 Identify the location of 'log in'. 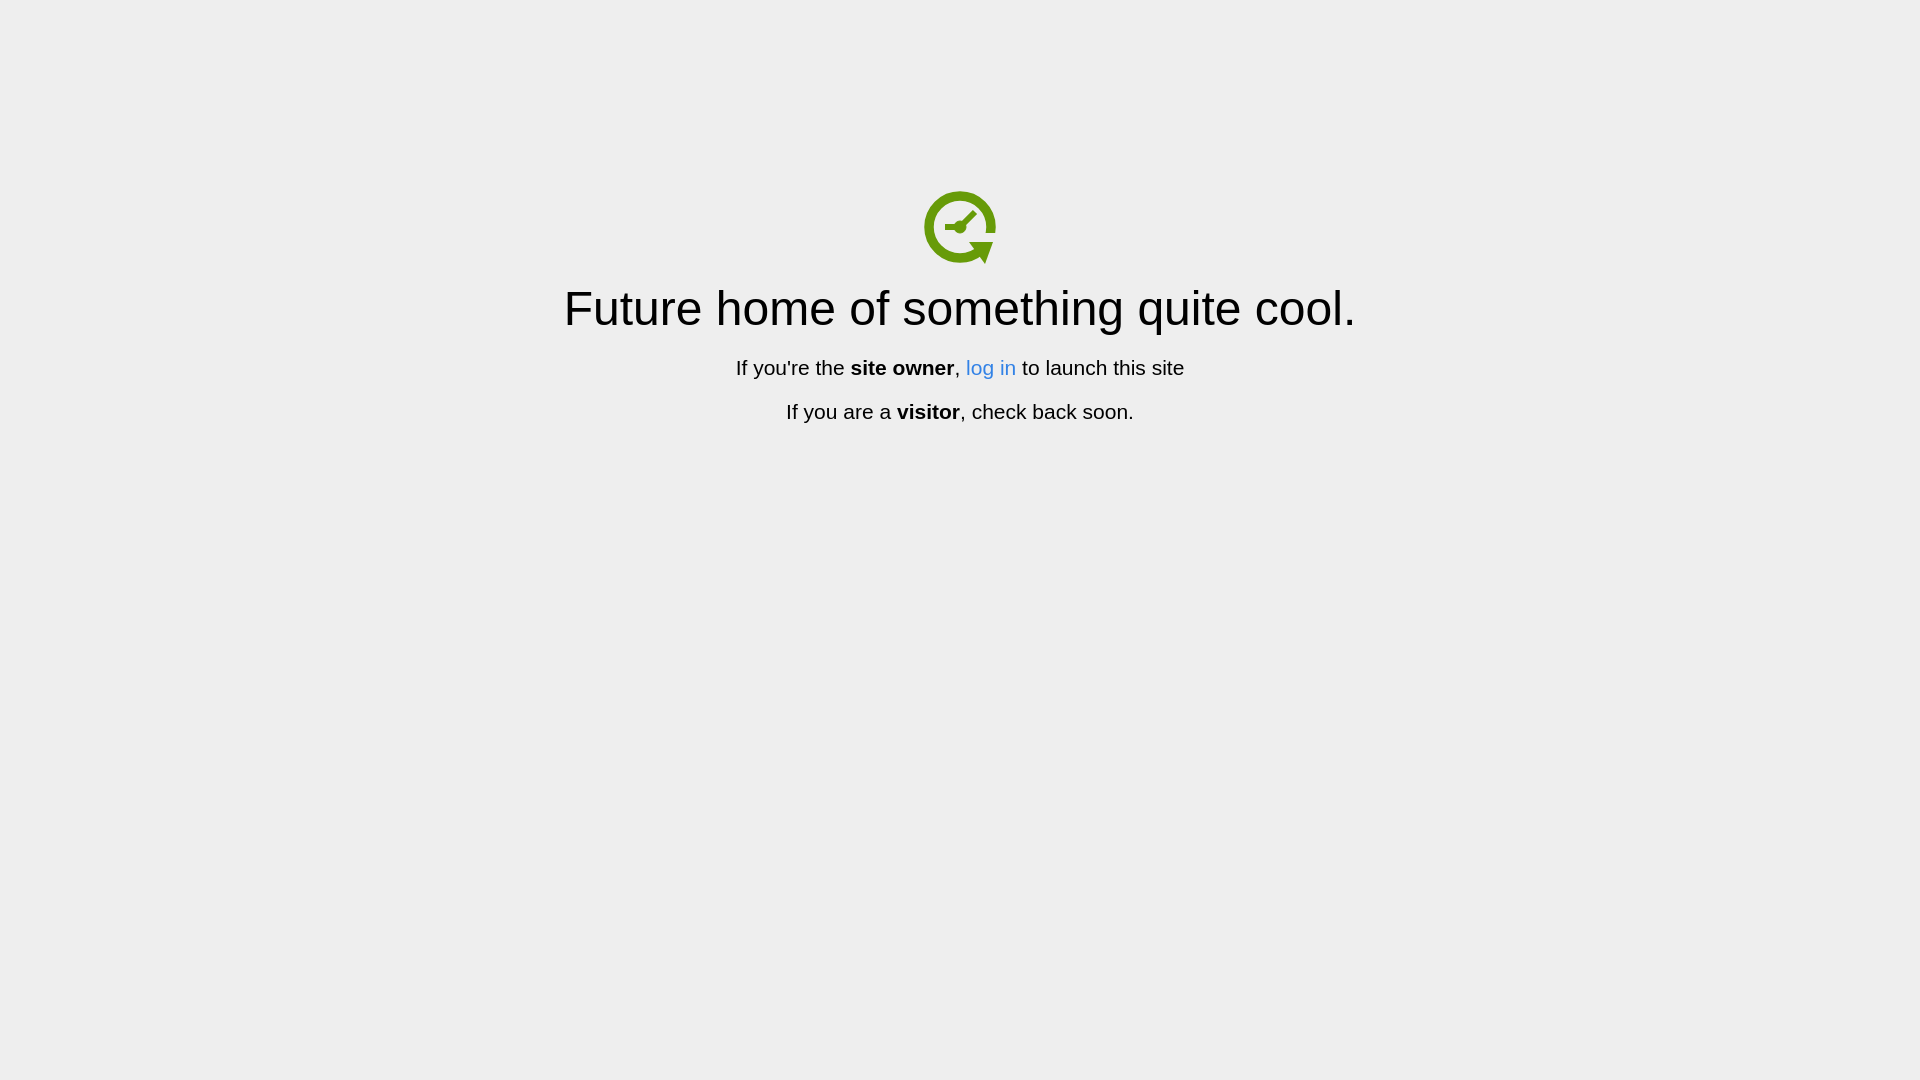
(965, 367).